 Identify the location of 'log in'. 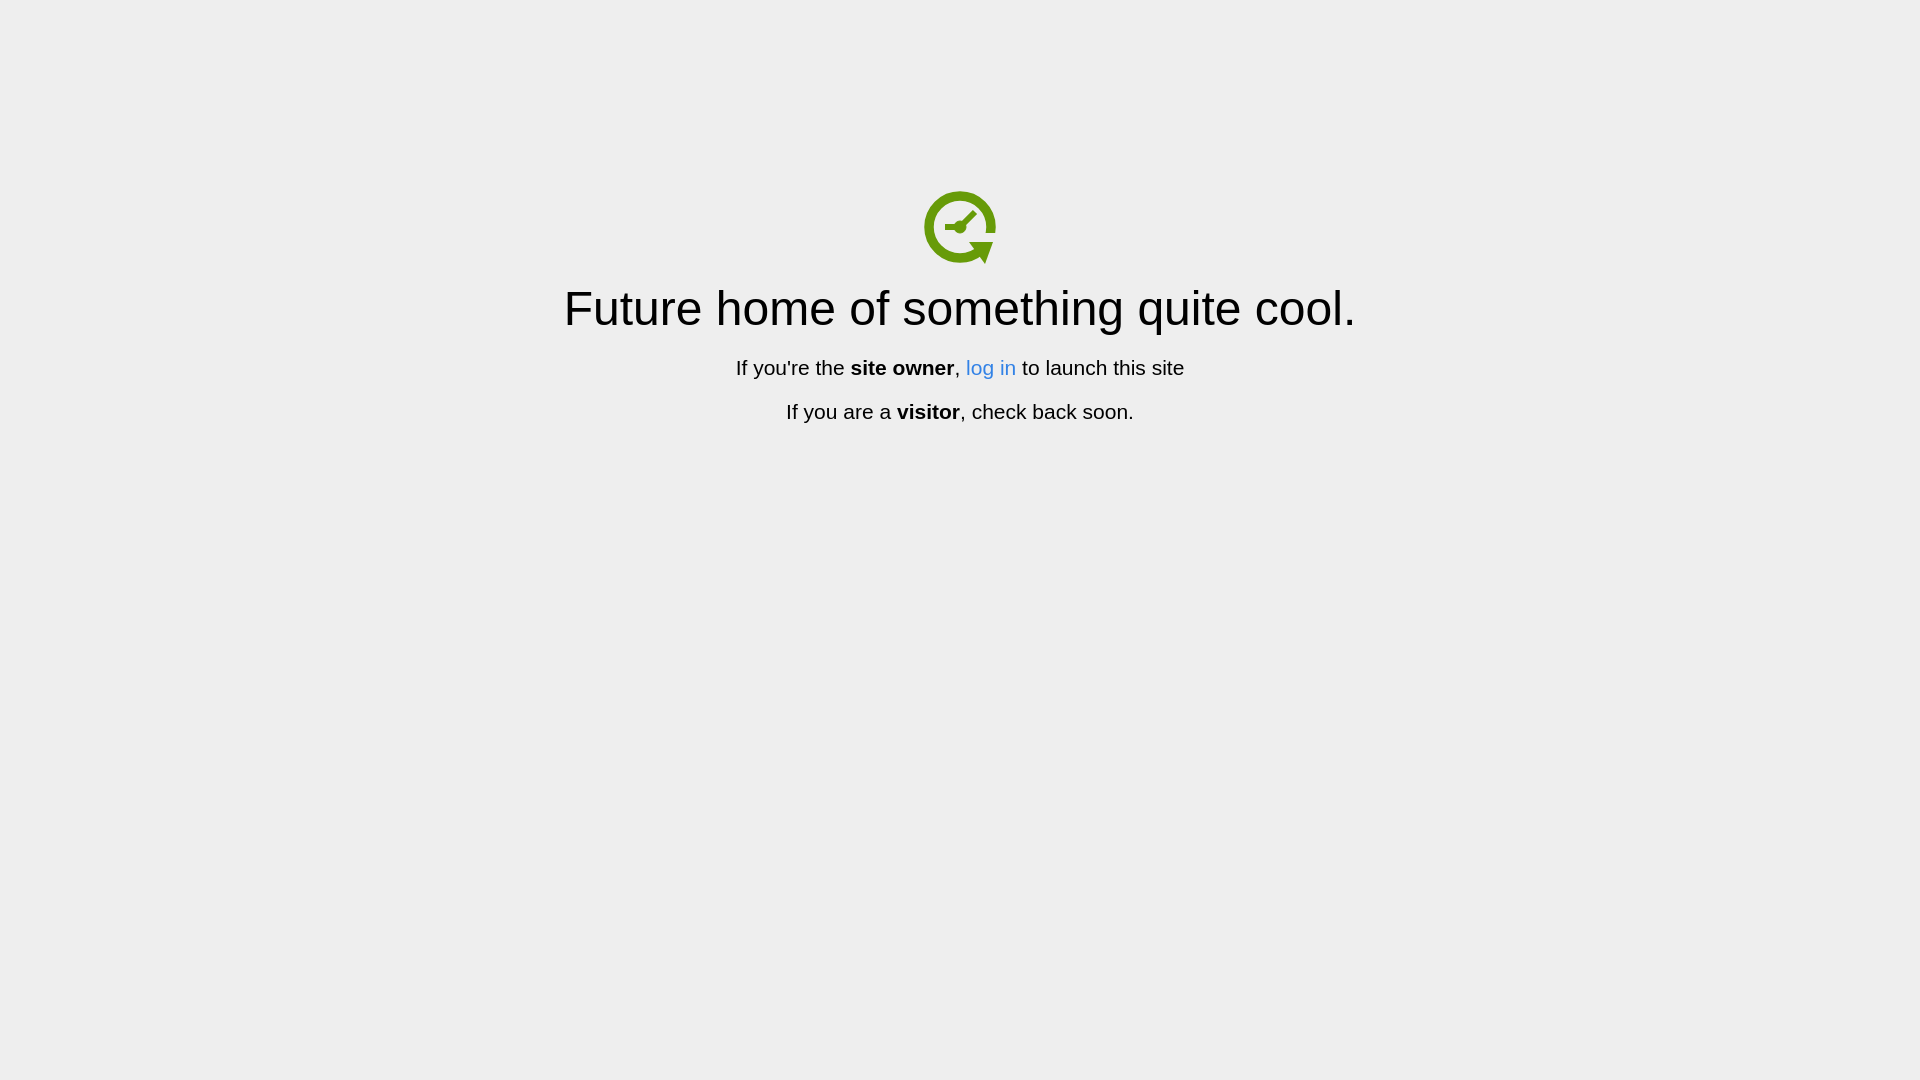
(965, 367).